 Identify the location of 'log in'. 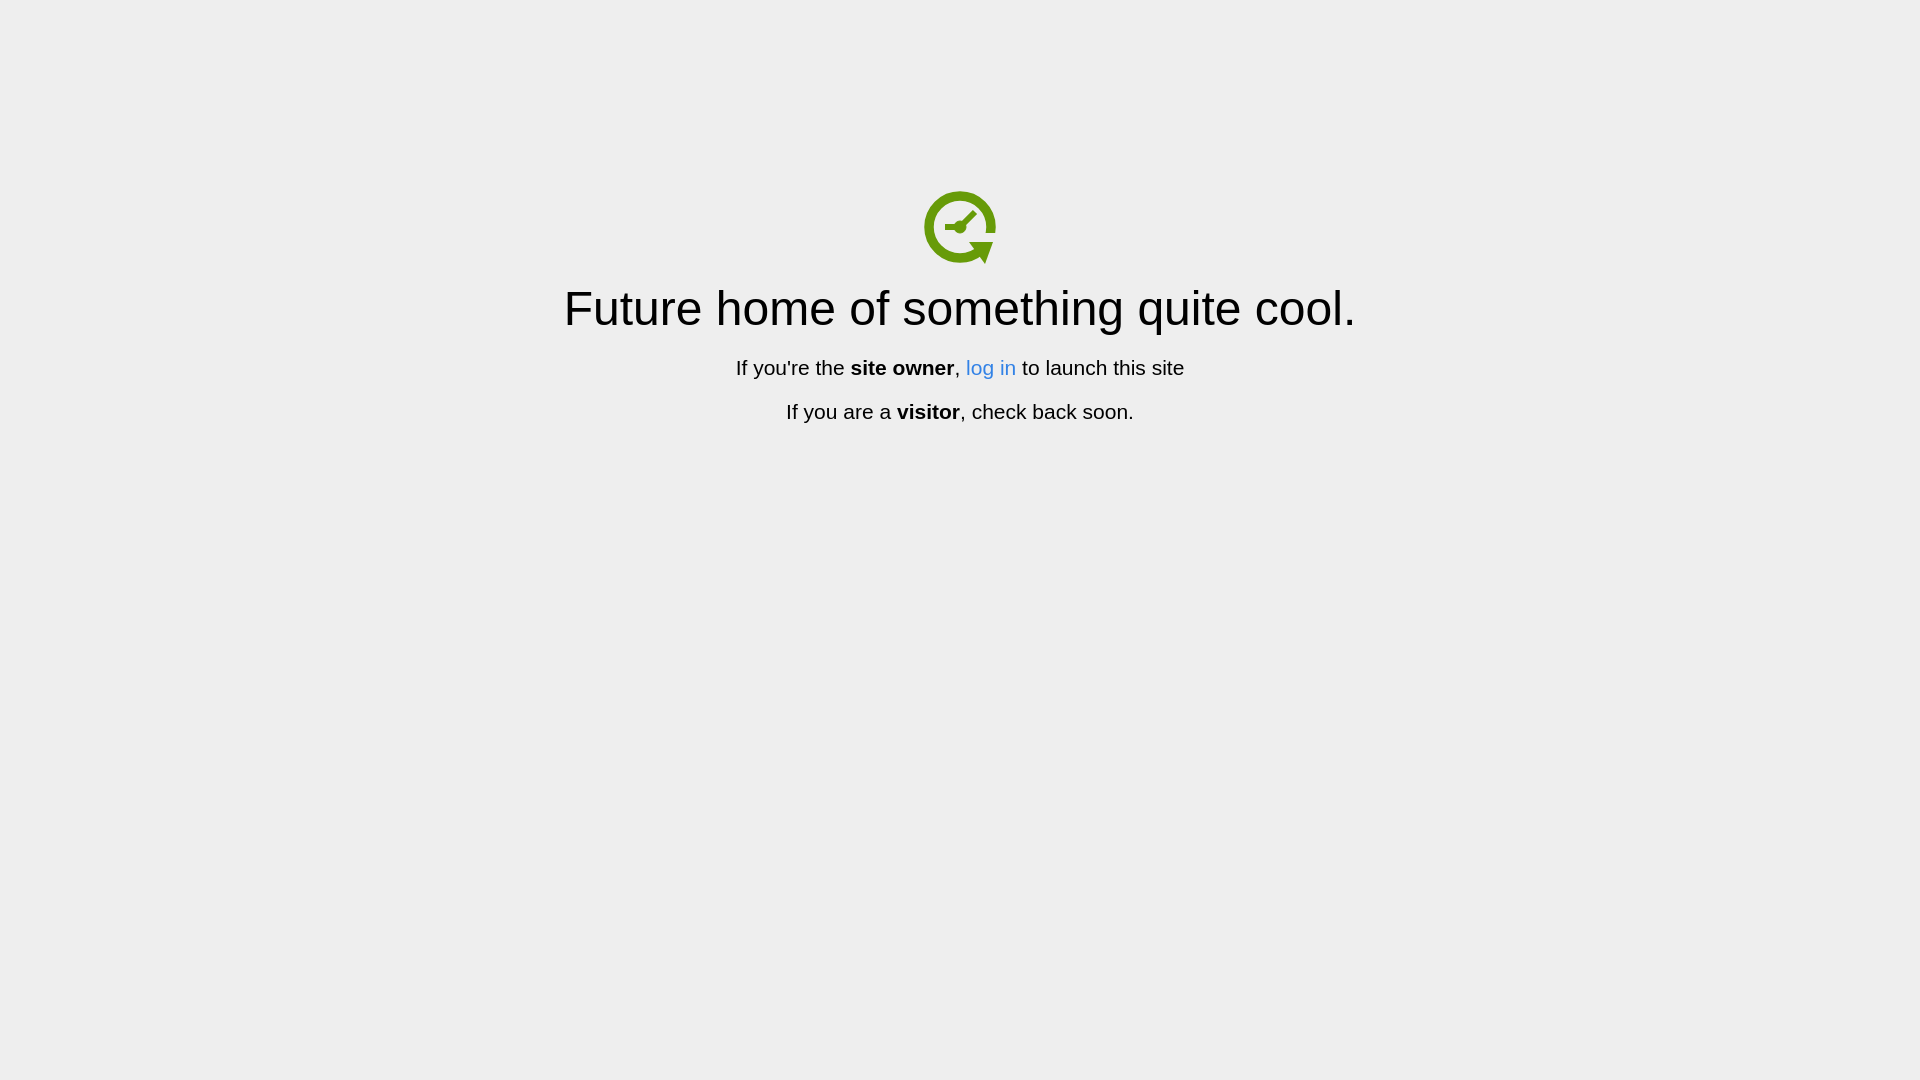
(965, 367).